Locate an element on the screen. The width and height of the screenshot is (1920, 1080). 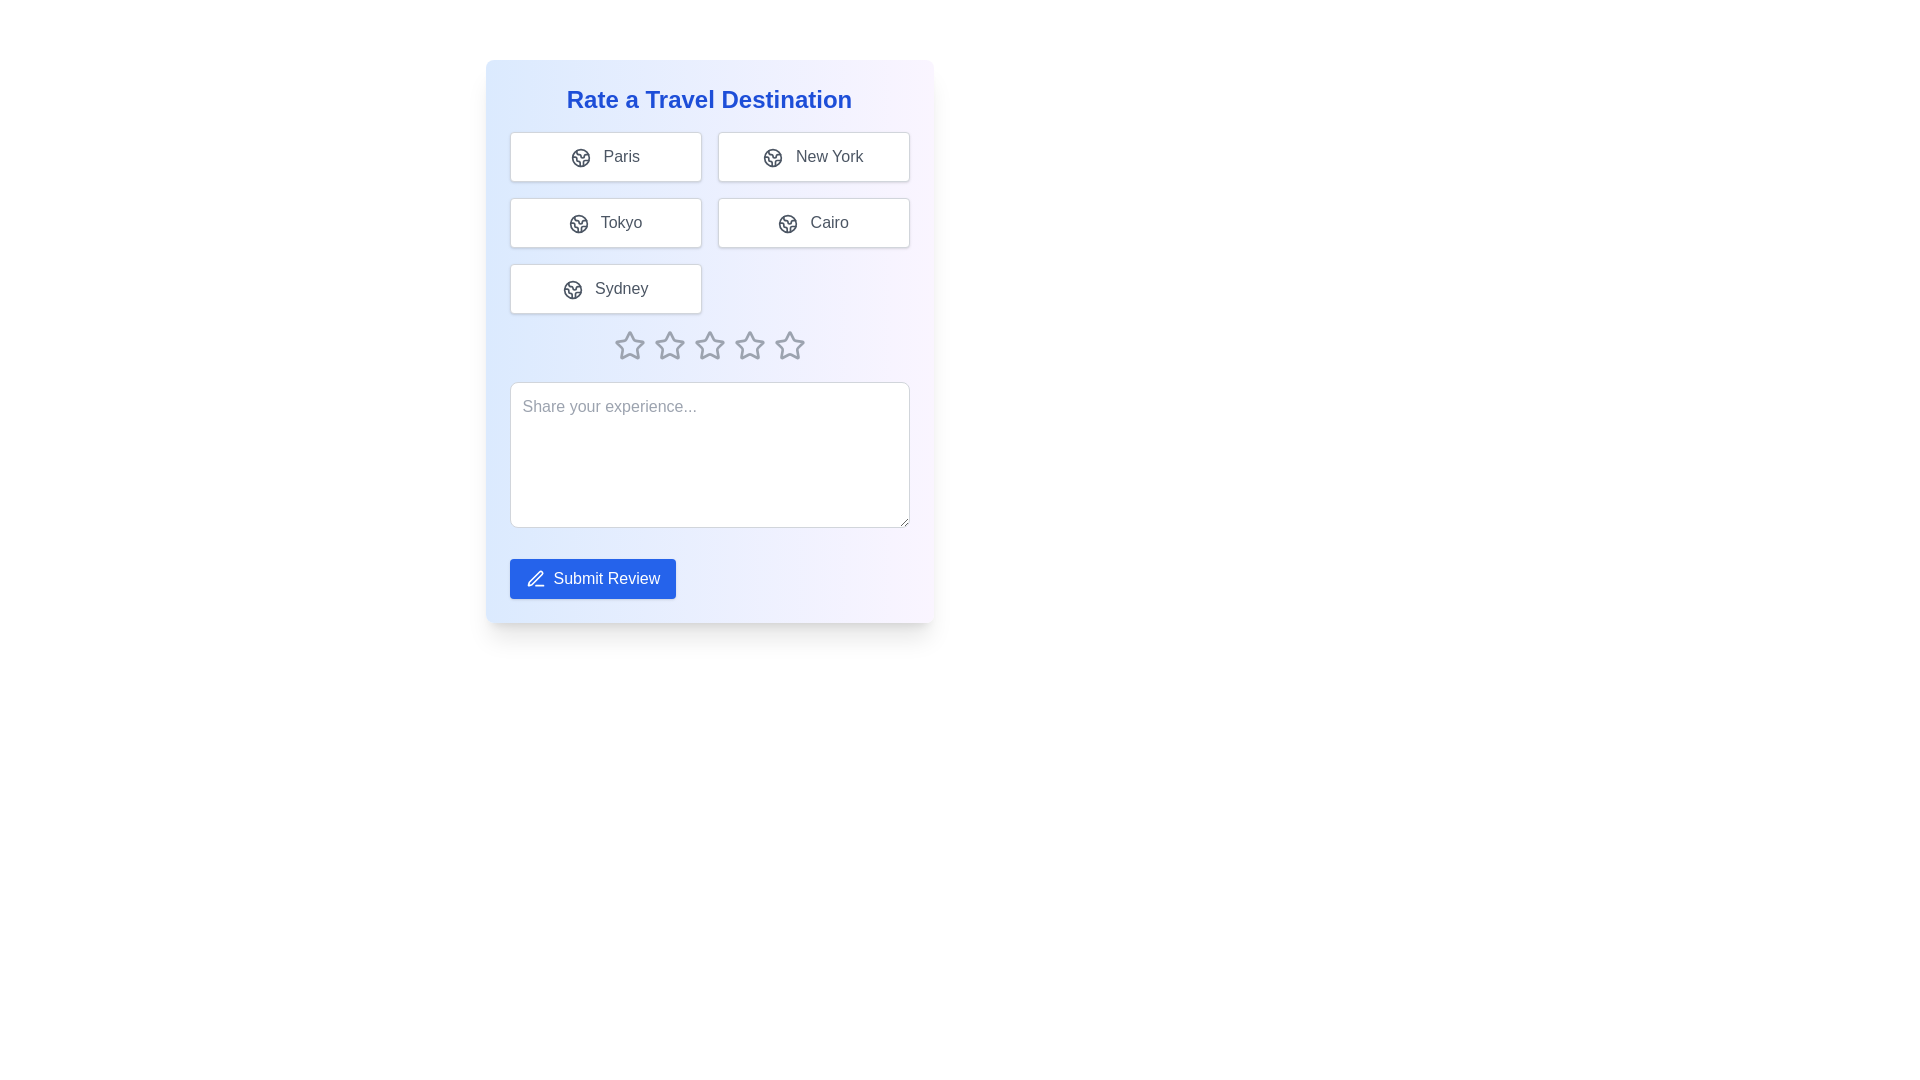
the circular globe icon within the bordered rectangular button labeled 'Paris', which is located in the top-left corner of the group of destination buttons is located at coordinates (579, 156).